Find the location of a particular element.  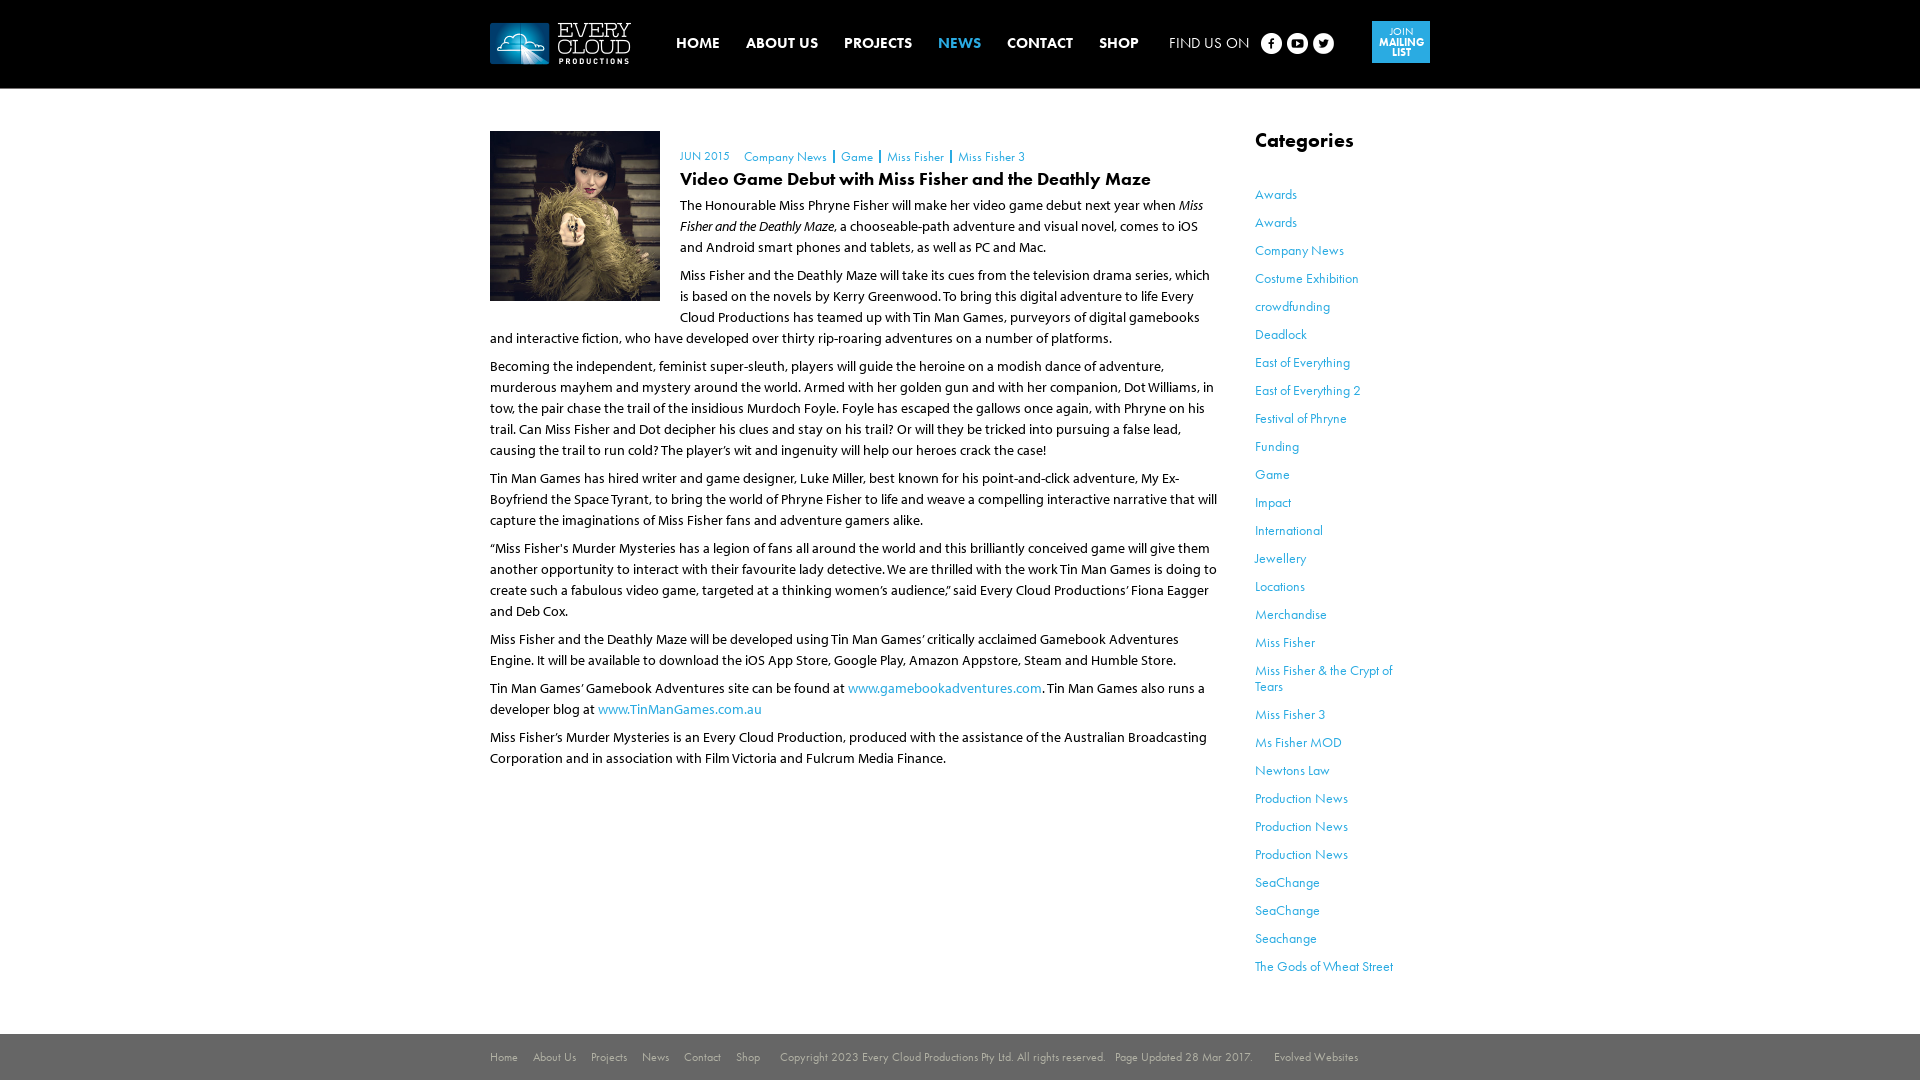

'International' is located at coordinates (1289, 528).